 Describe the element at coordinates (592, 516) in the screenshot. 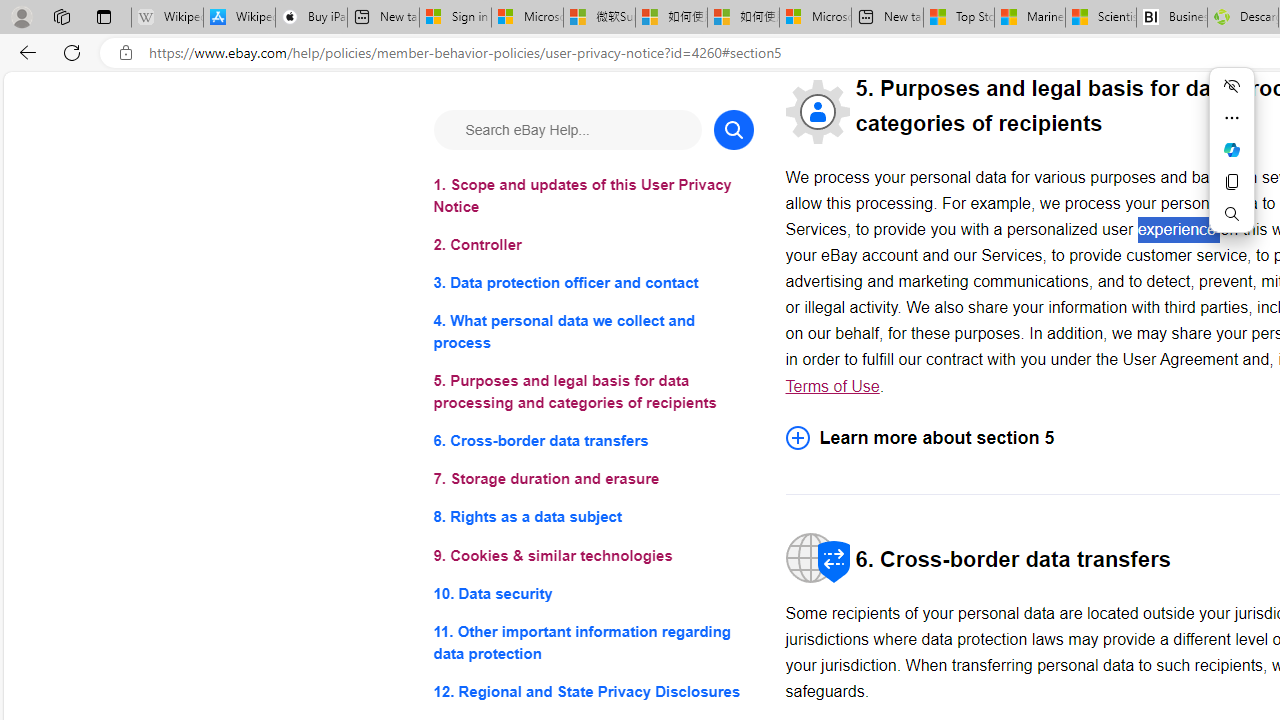

I see `'8. Rights as a data subject'` at that location.